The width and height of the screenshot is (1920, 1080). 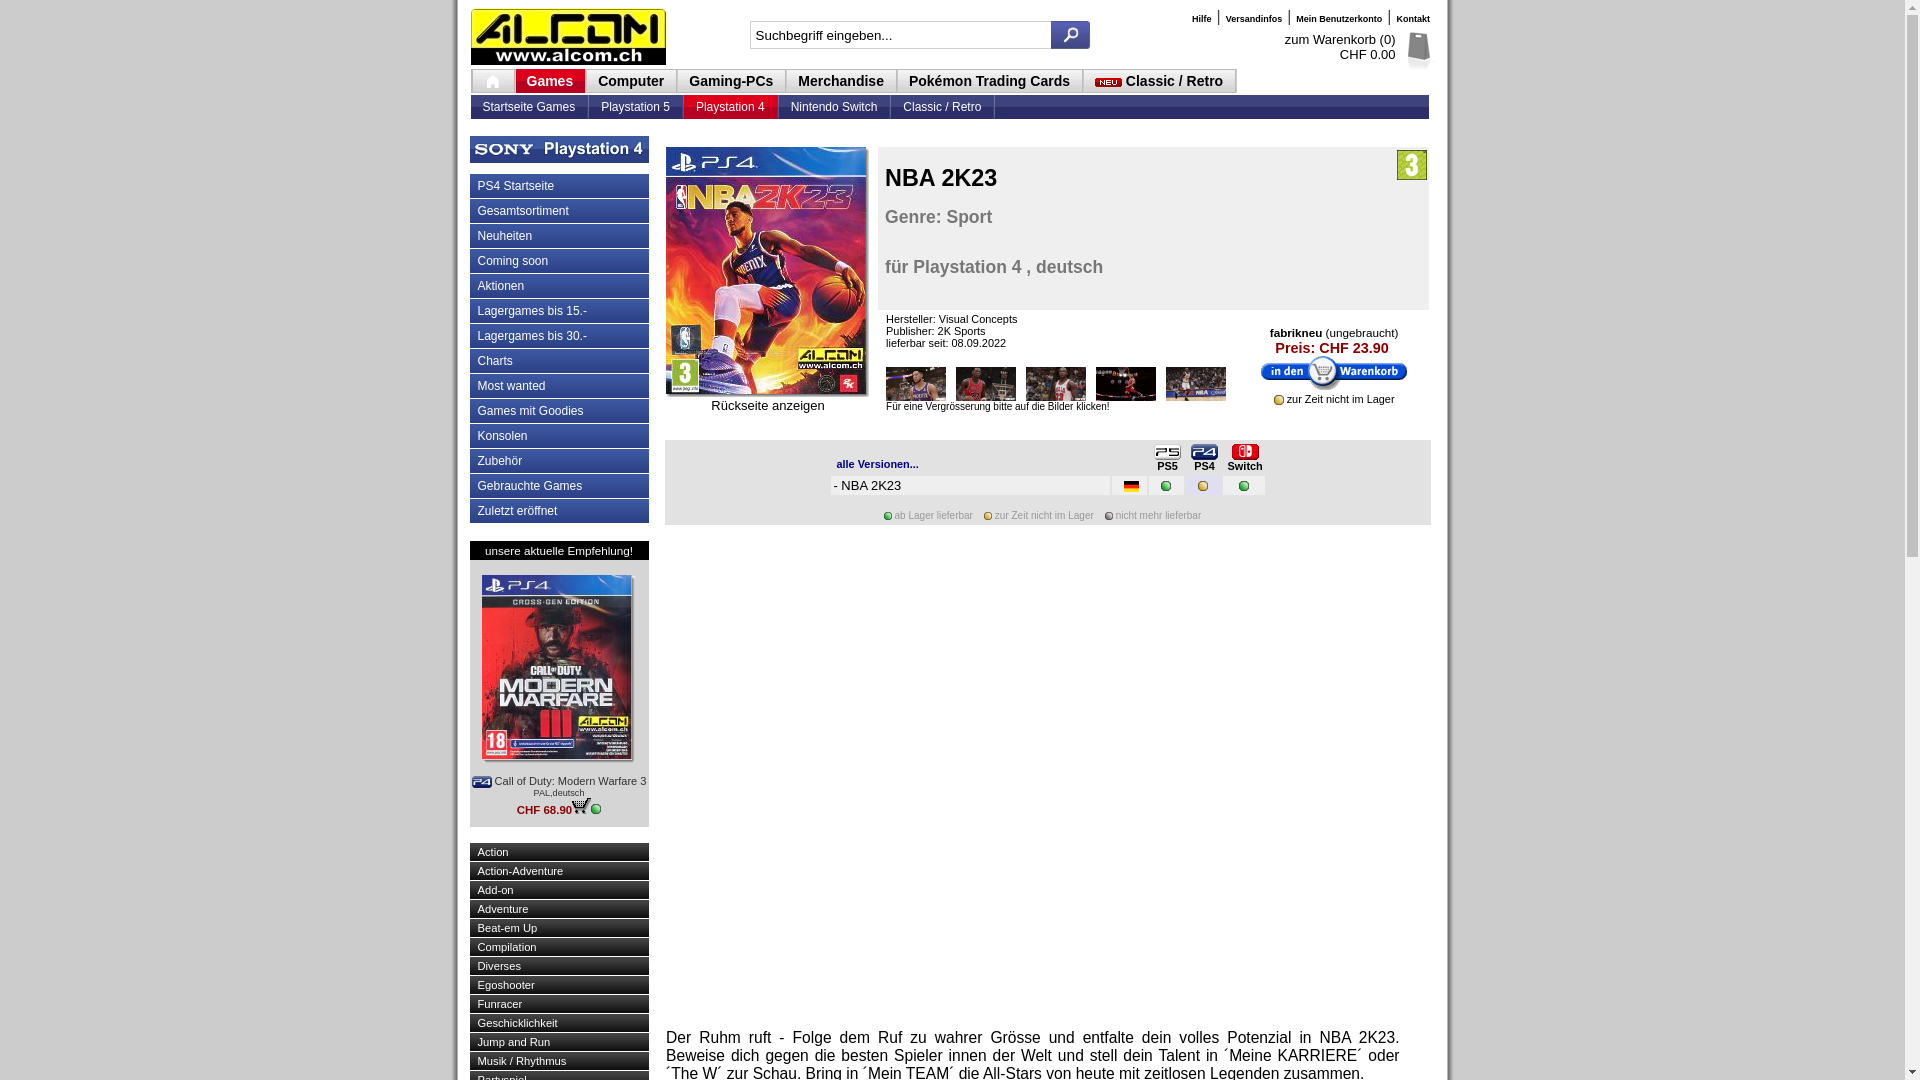 I want to click on 'Mein Benutzerkonto', so click(x=1339, y=19).